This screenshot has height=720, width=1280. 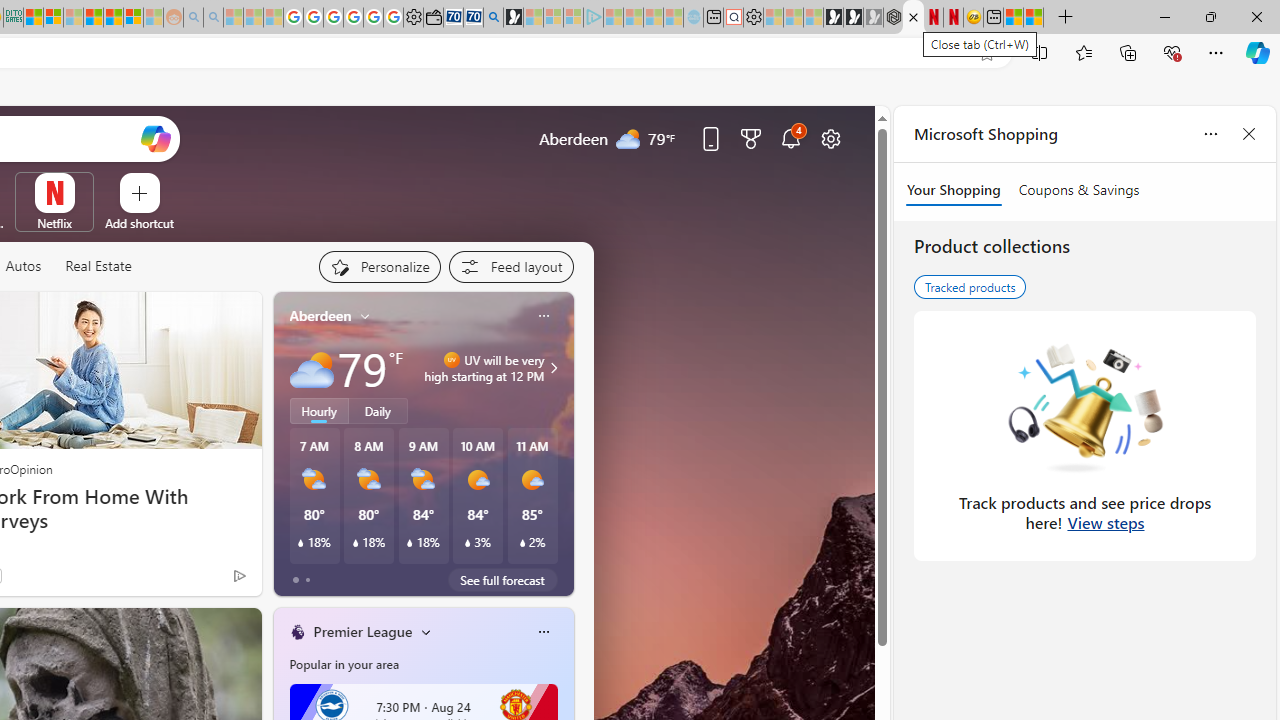 I want to click on 'Add a site', so click(x=138, y=223).